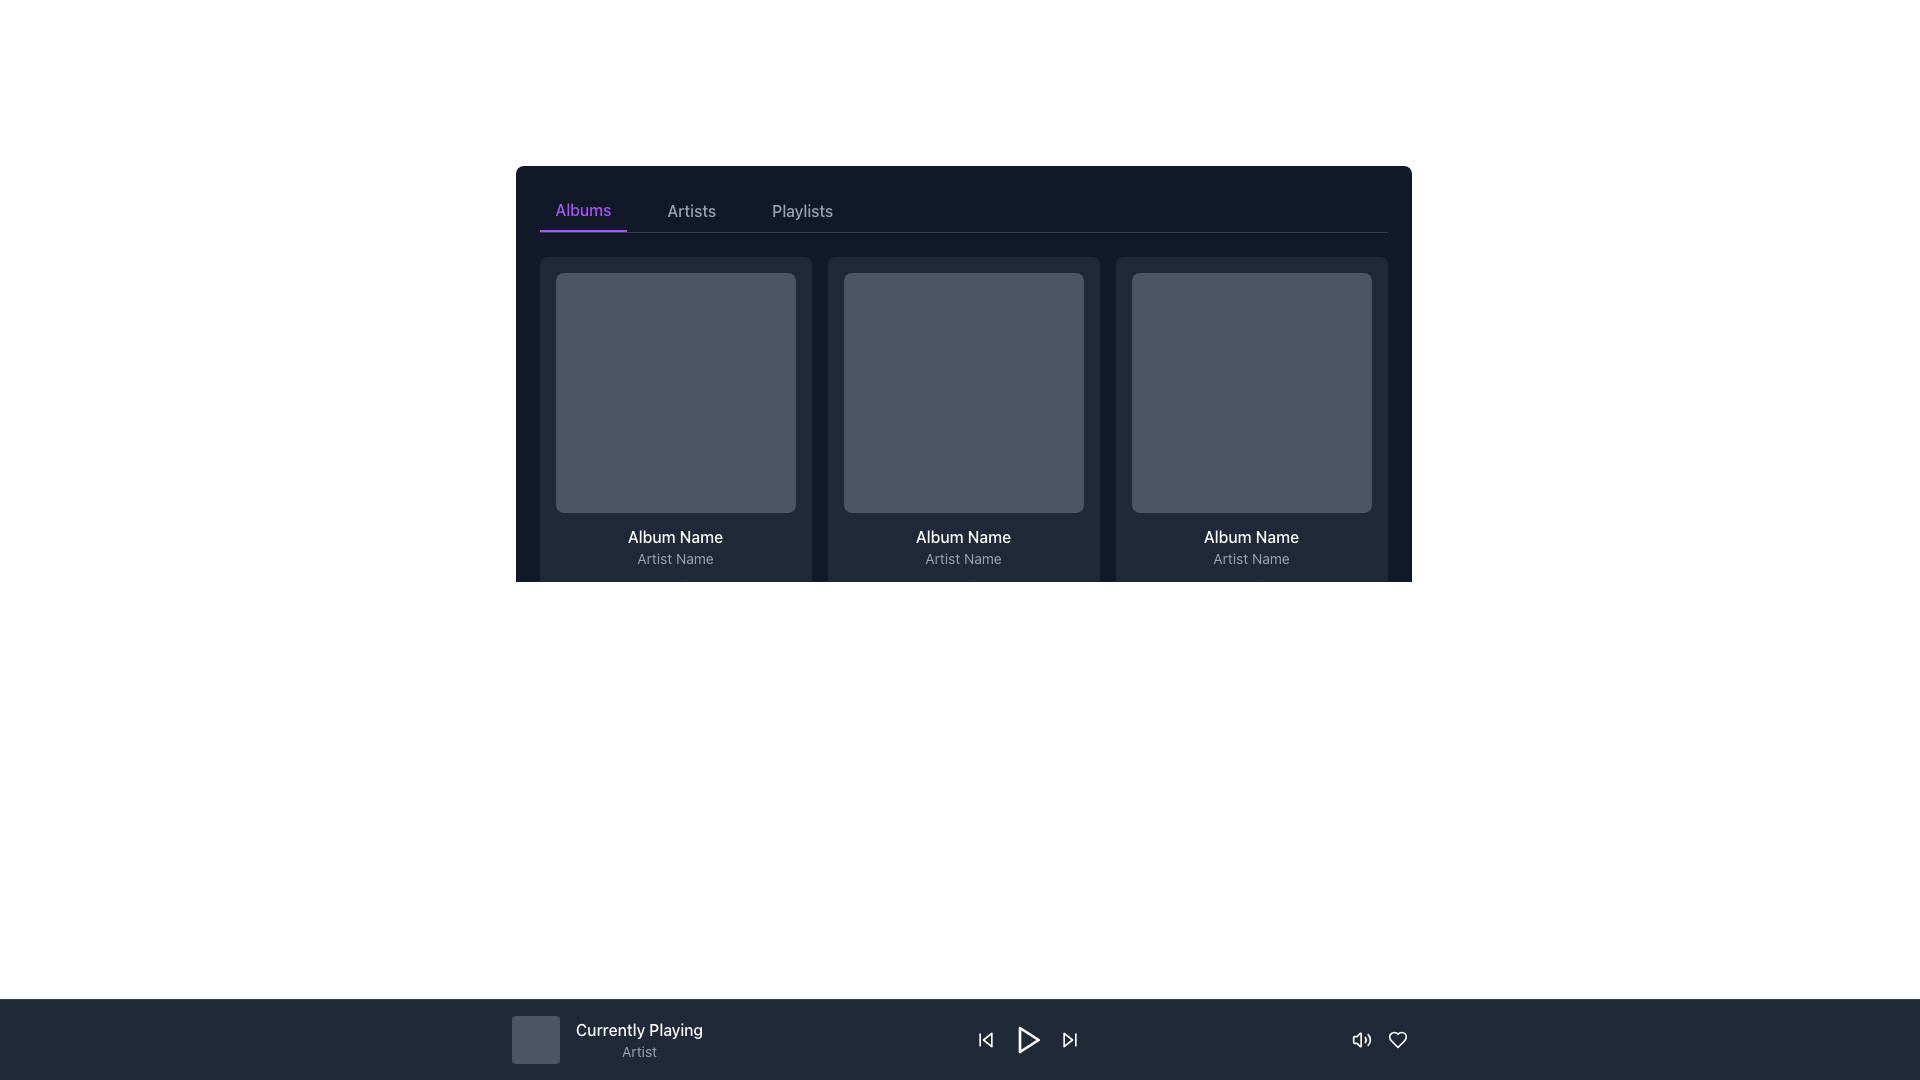 This screenshot has height=1080, width=1920. I want to click on the Artists tab button, which is the second item in a horizontal list of tabs located at the top of the content section, positioned between the Albums and Playlists tabs, so click(691, 211).